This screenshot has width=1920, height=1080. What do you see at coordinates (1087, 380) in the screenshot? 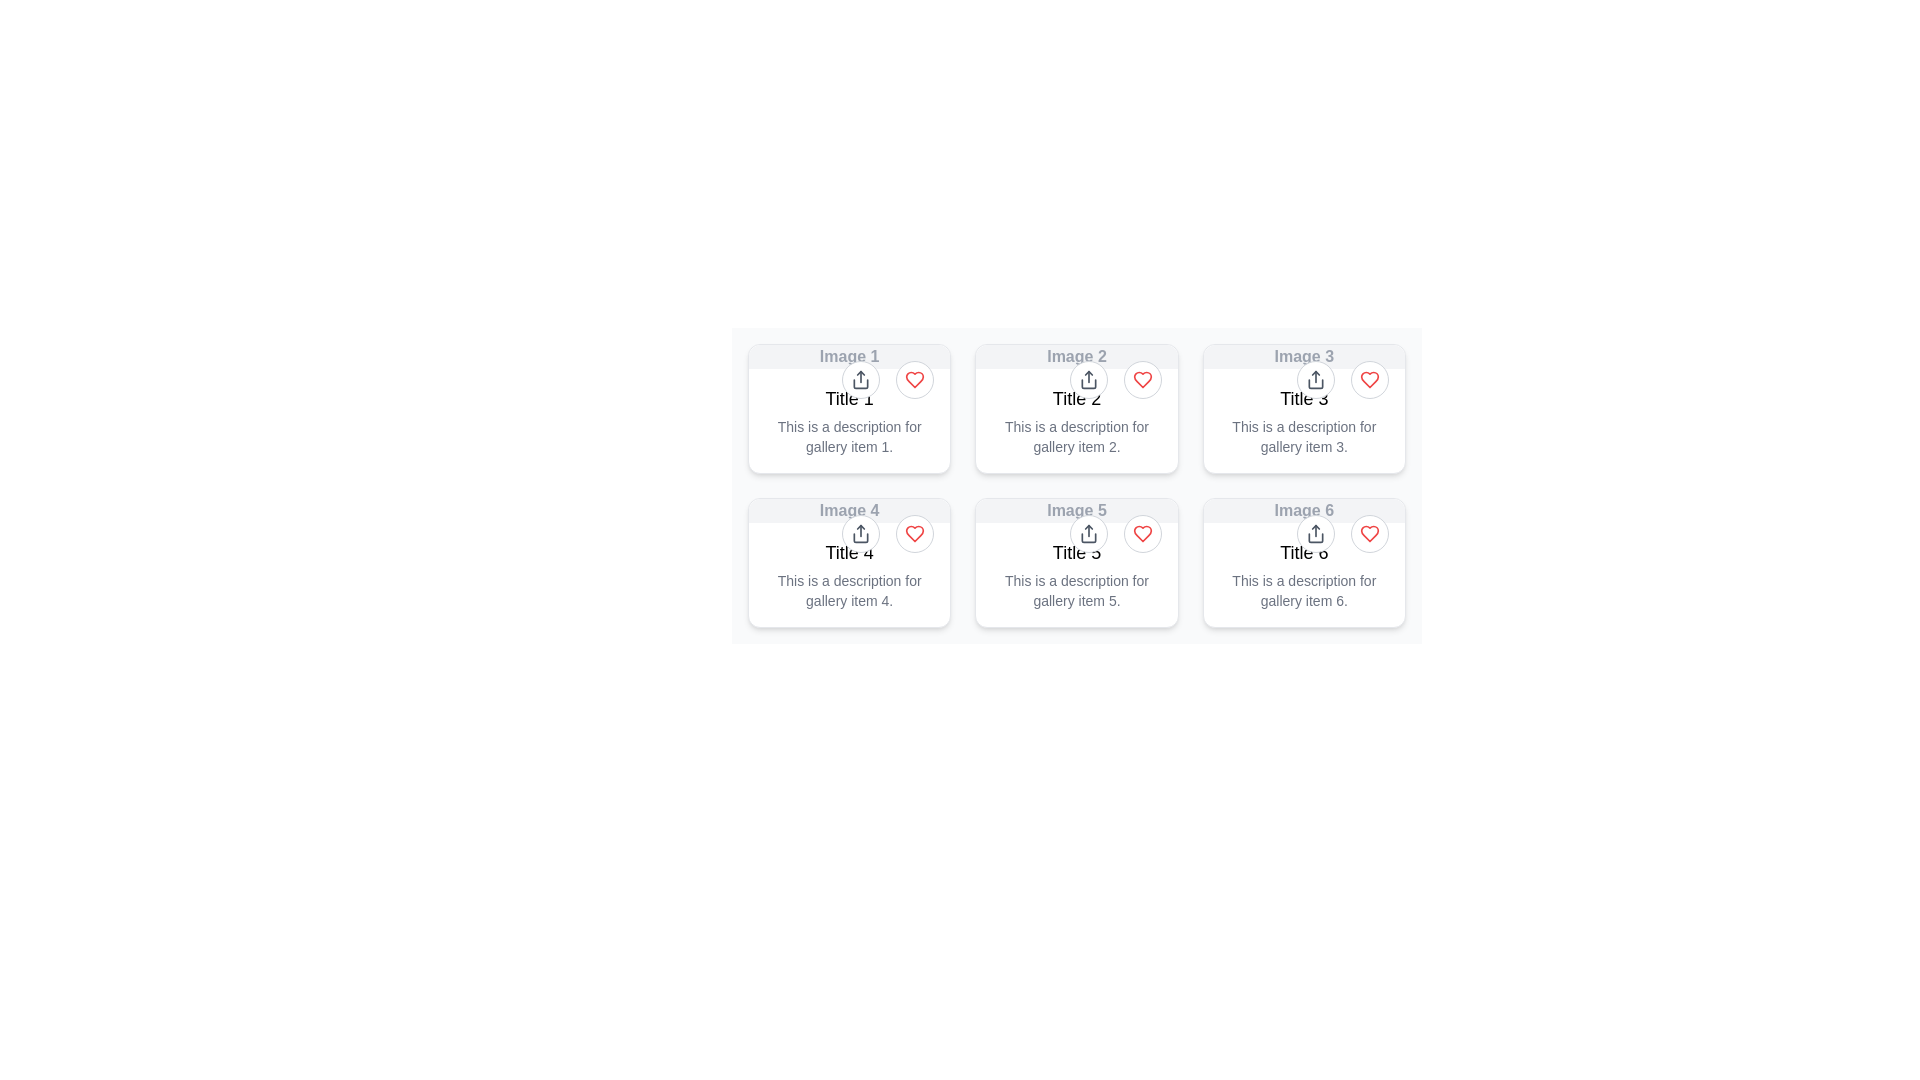
I see `the small circular button with a white background and a gray border, featuring an upward-pointing arrow icon, located in the upper-right section of the card labeled 'Image 2'` at bounding box center [1087, 380].